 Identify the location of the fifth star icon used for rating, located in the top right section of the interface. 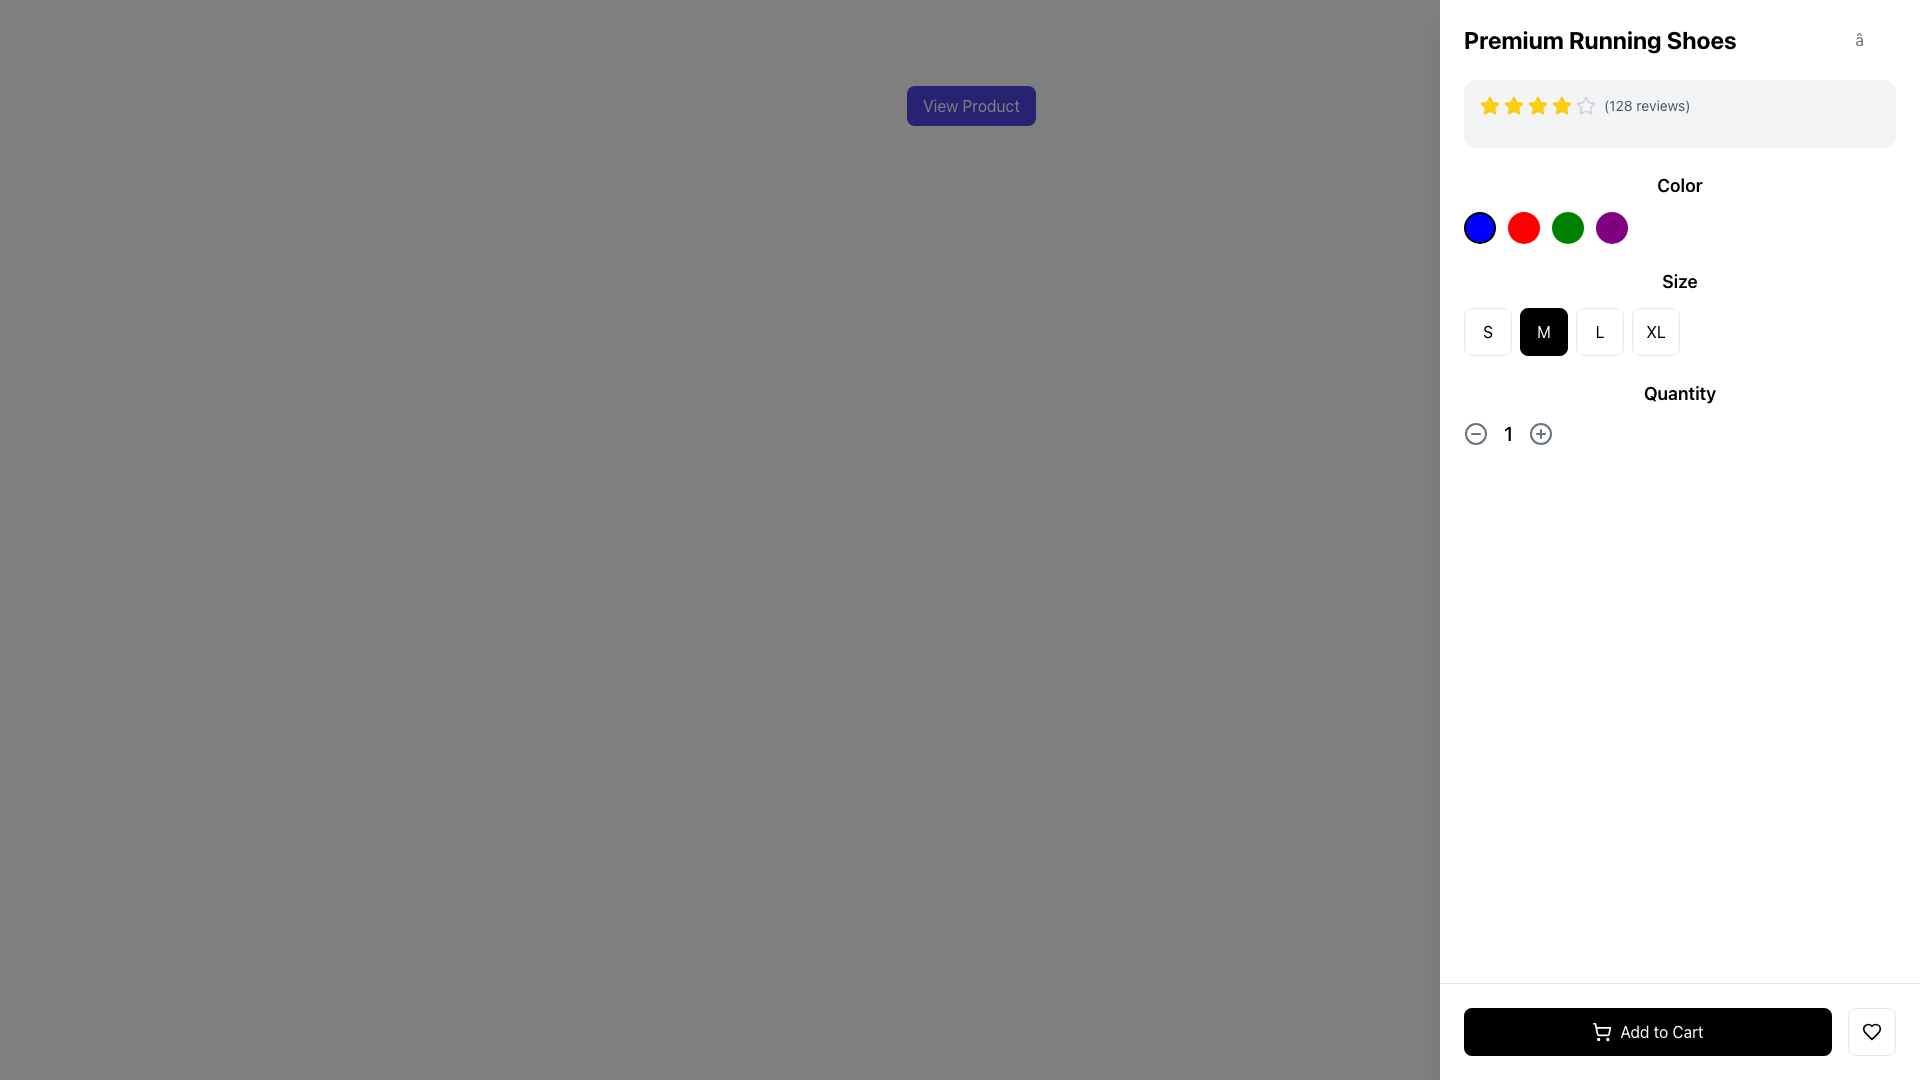
(1560, 105).